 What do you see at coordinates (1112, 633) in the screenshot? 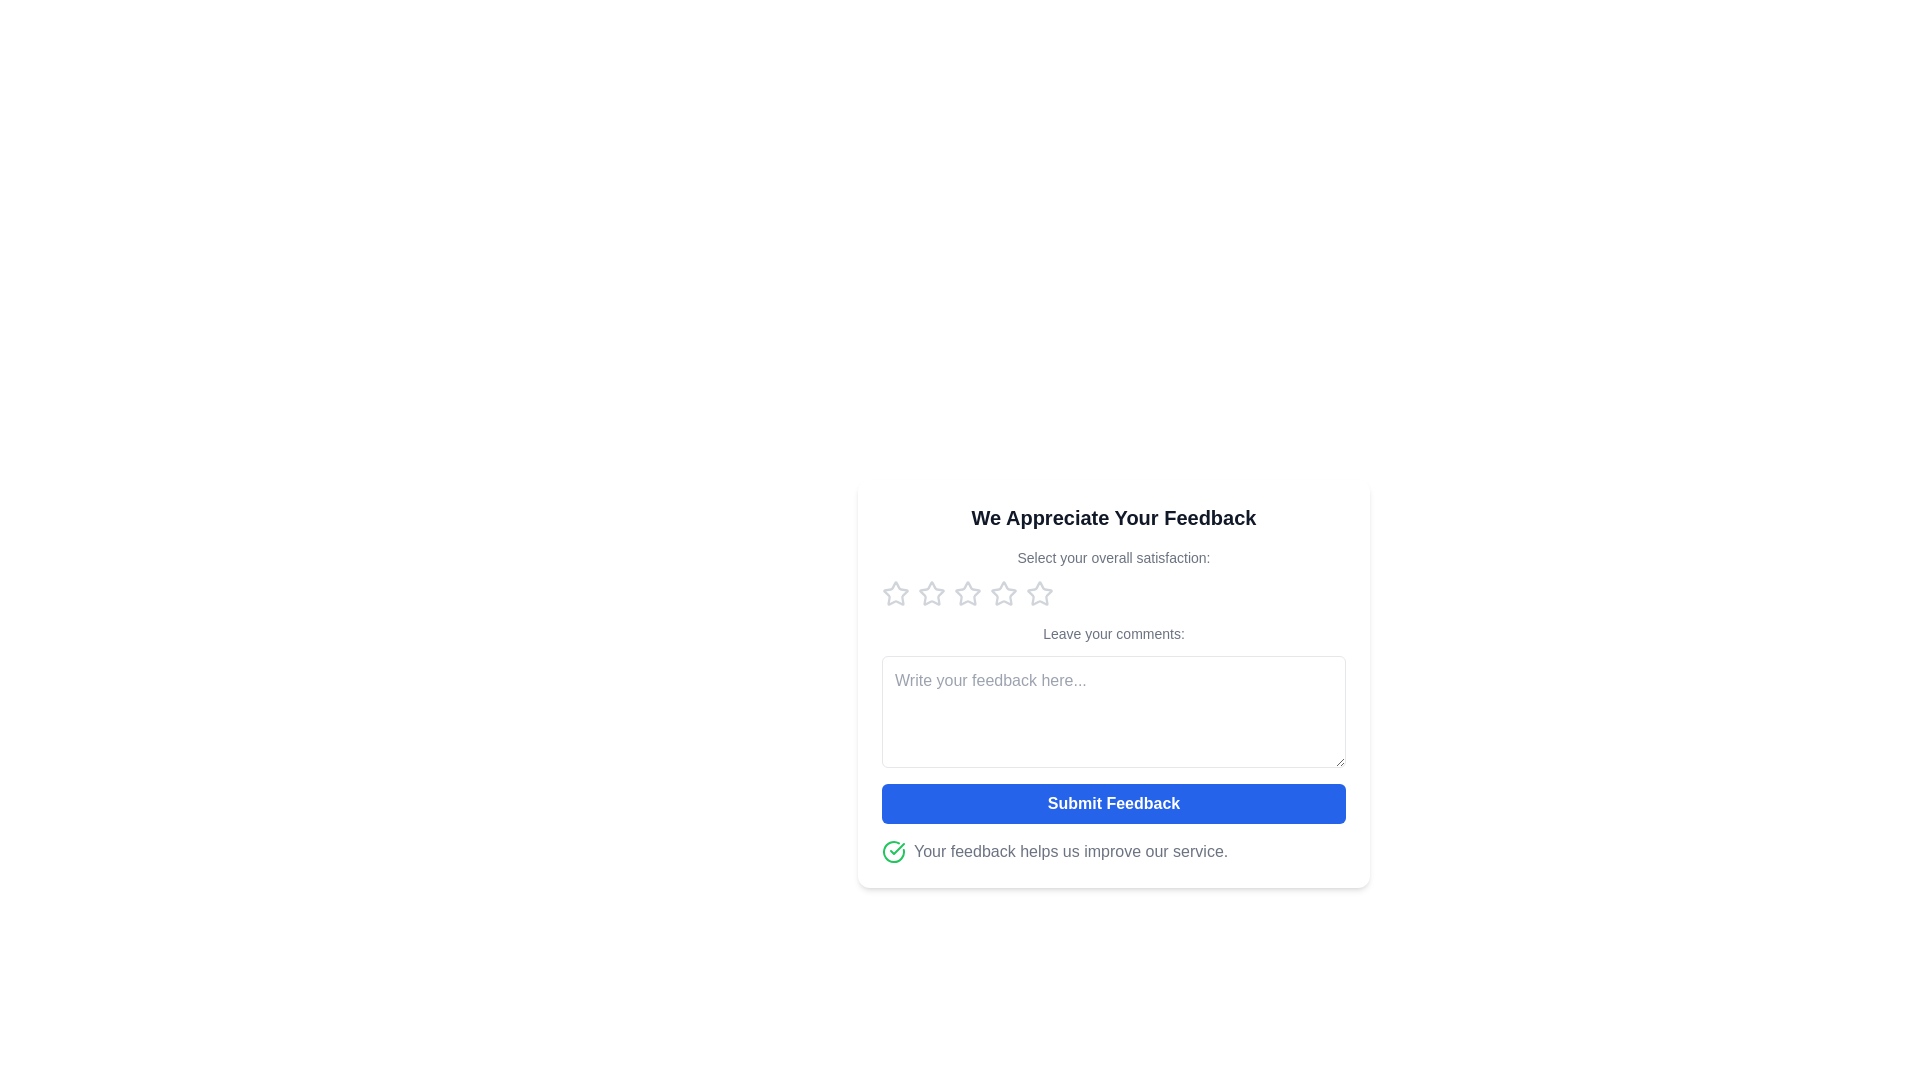
I see `the text label that reads 'Leave your comments:', which is located within the feedback form interface, below the star rating section and above the text area input field` at bounding box center [1112, 633].